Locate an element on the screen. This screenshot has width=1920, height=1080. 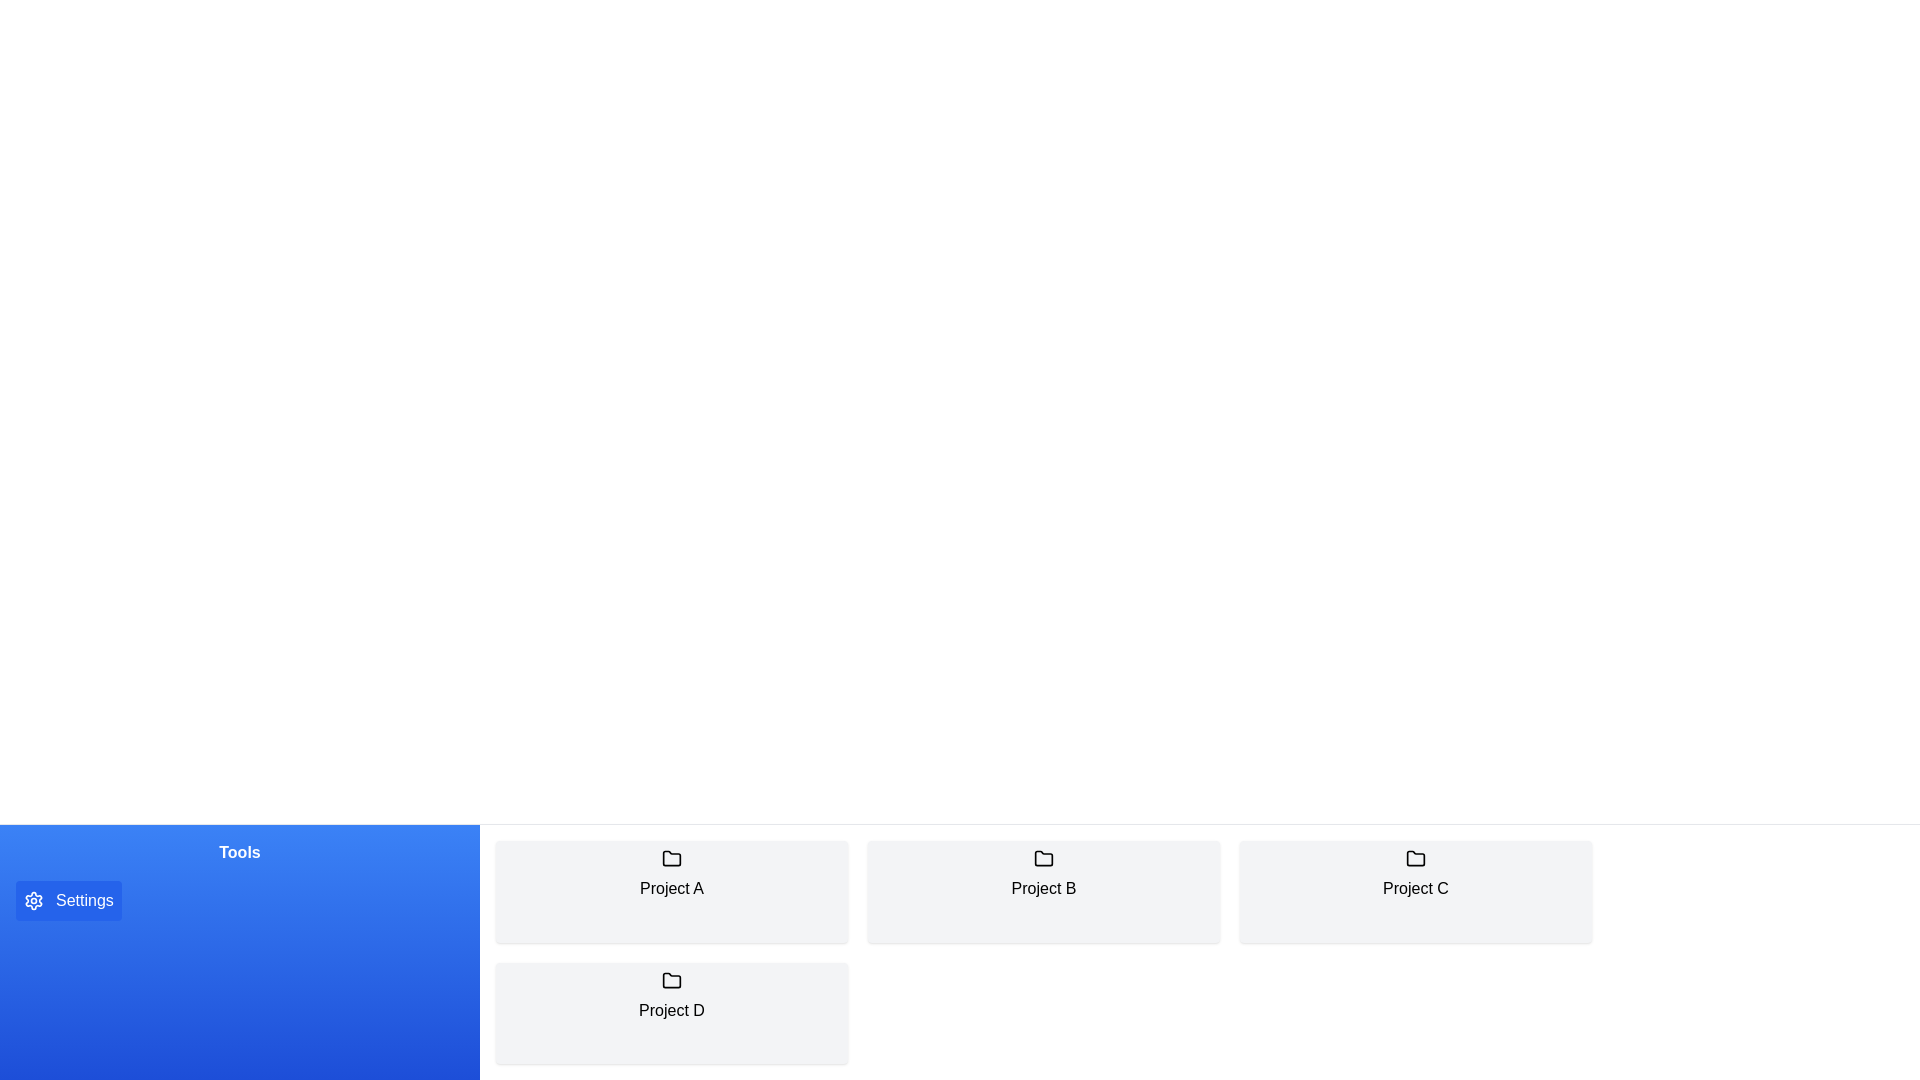
the folder icon that is located above the text labeled 'Project C' in the lower section of the page's grid layout is located at coordinates (1415, 856).